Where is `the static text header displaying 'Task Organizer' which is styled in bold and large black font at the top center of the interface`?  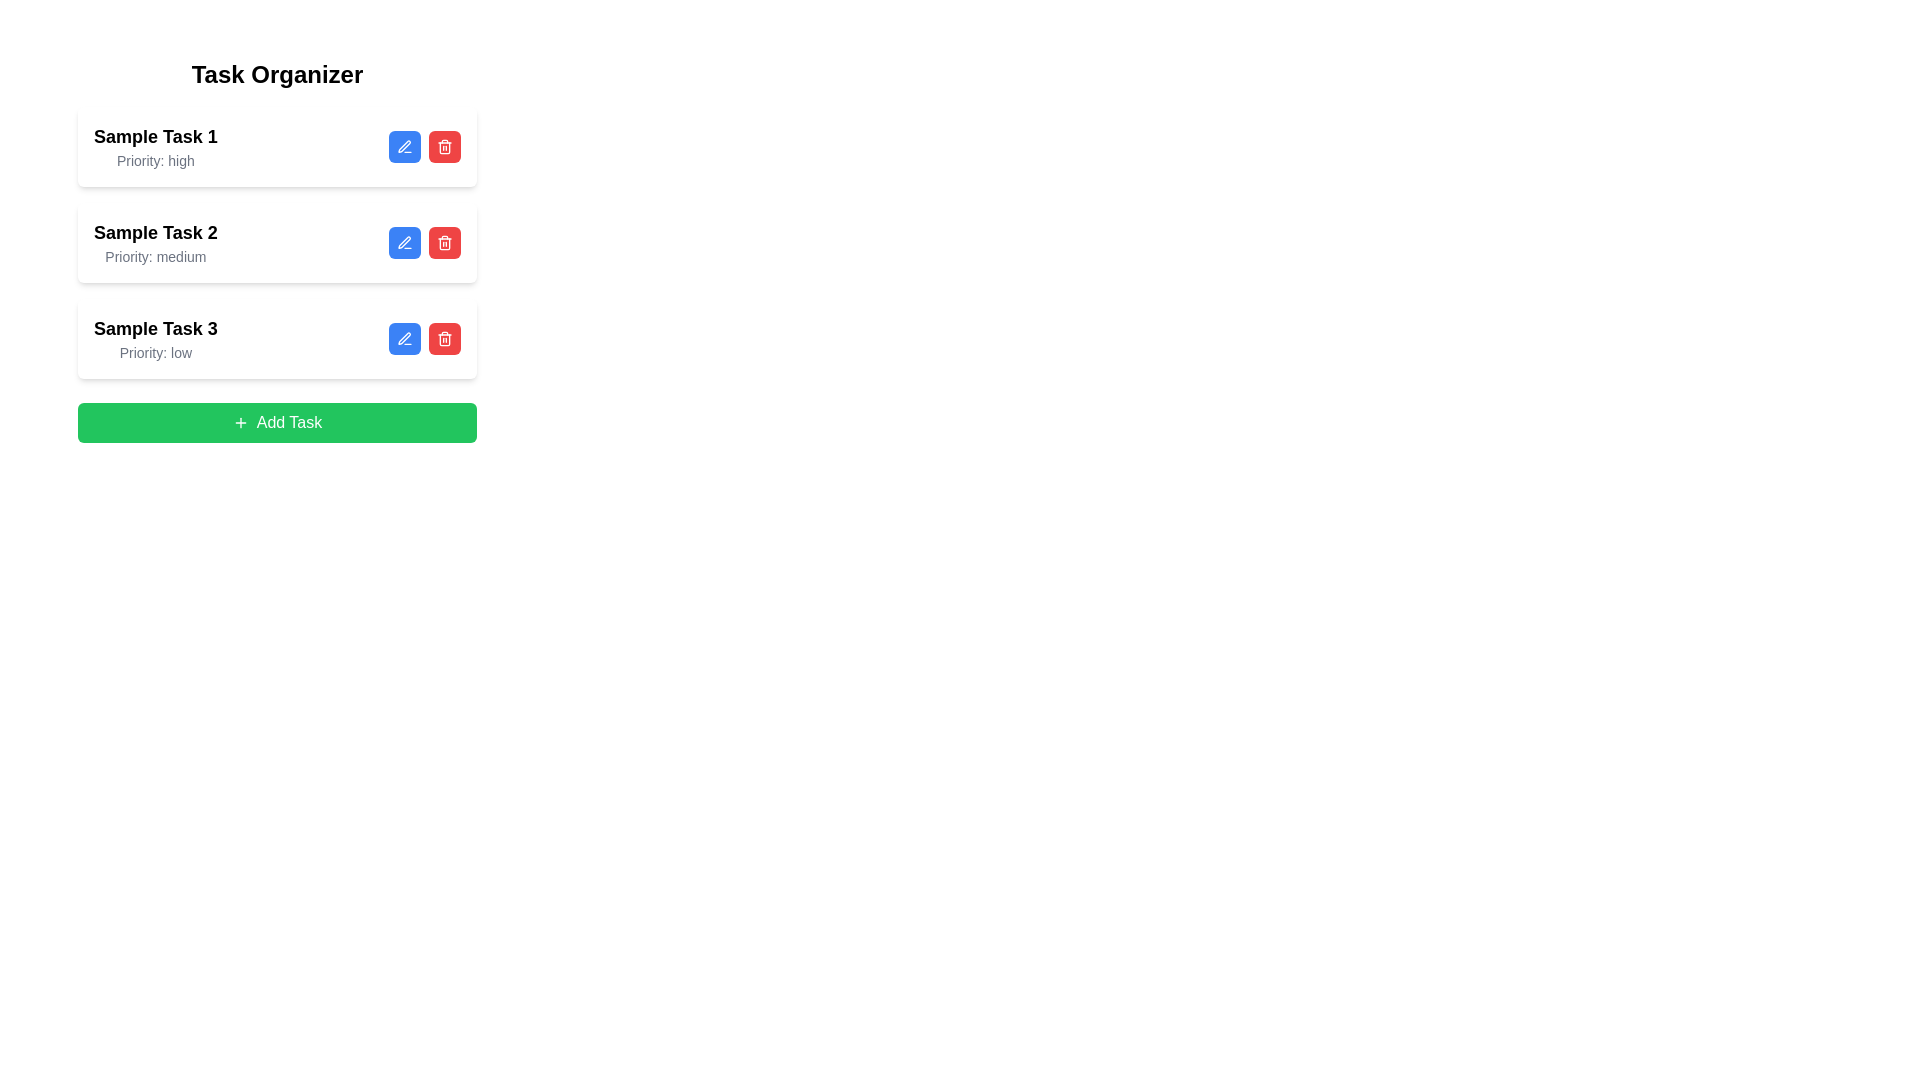 the static text header displaying 'Task Organizer' which is styled in bold and large black font at the top center of the interface is located at coordinates (276, 73).